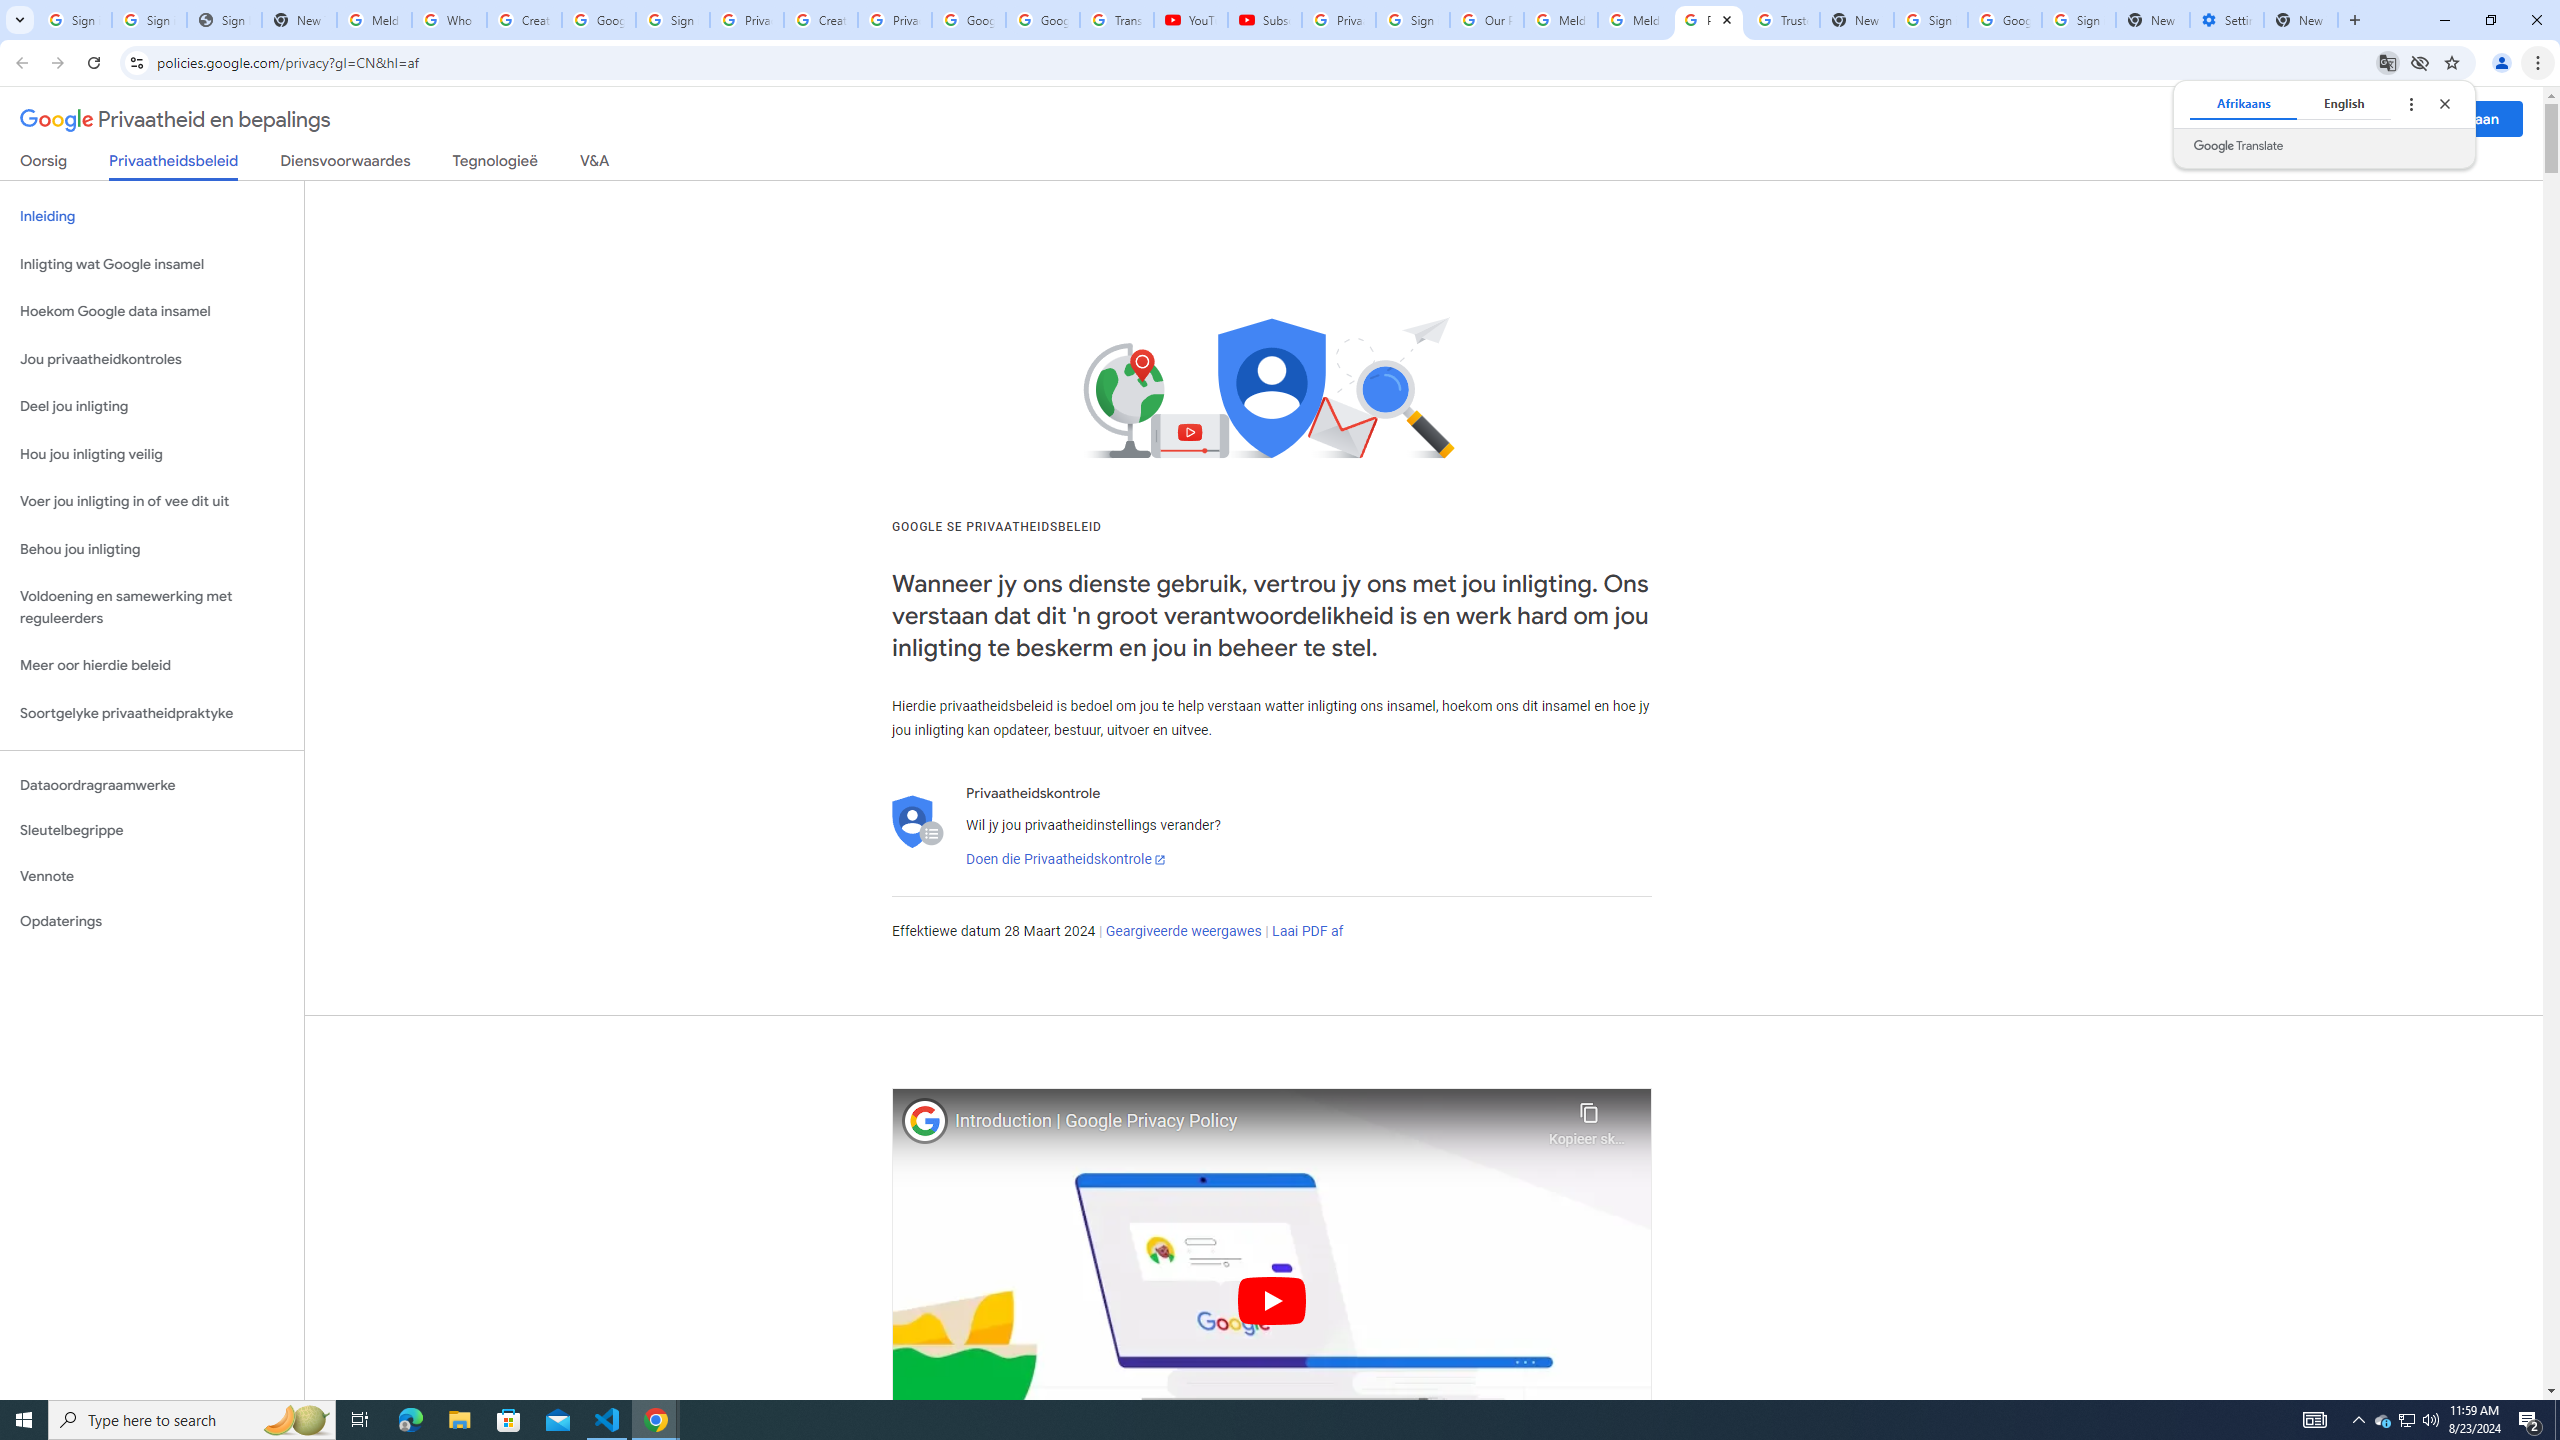  What do you see at coordinates (151, 920) in the screenshot?
I see `'Opdaterings'` at bounding box center [151, 920].